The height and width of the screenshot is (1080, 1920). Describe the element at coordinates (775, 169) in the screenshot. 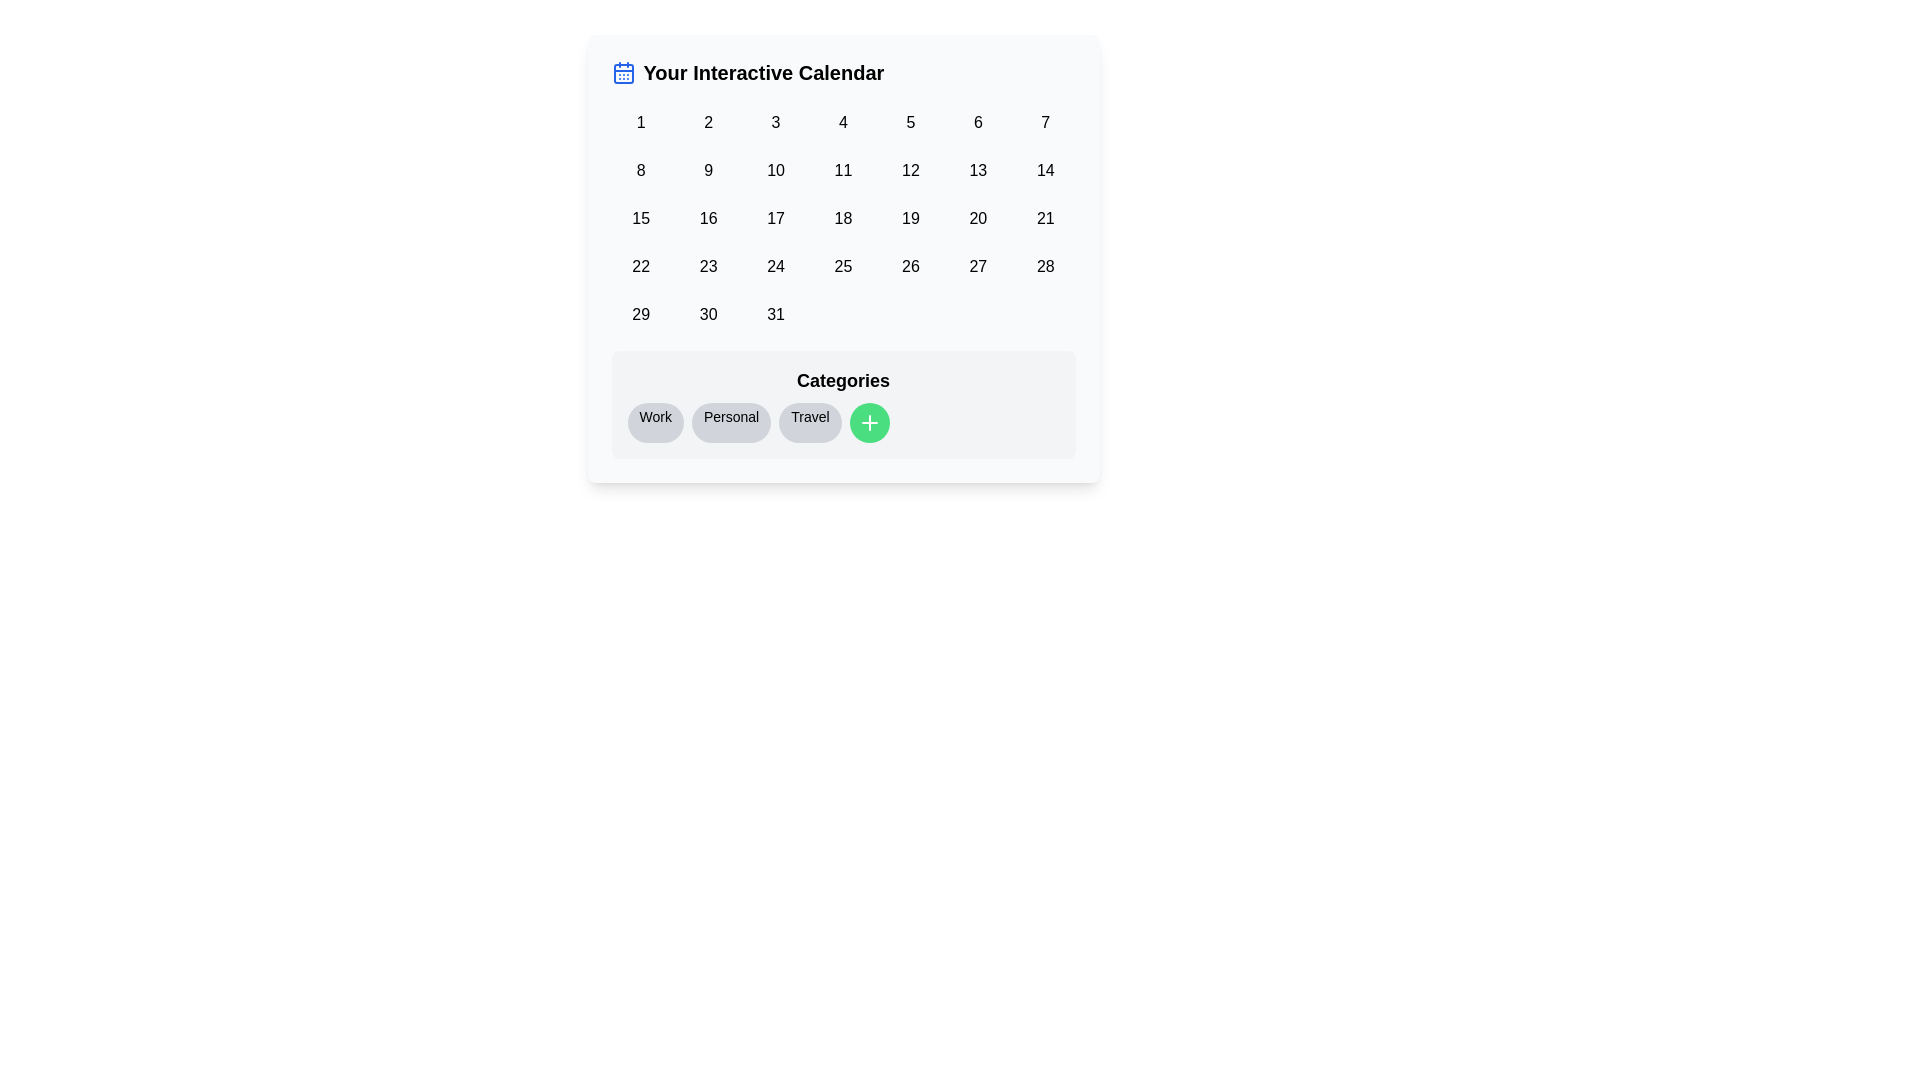

I see `the button for the day '10' in the interactive calendar to change its background color` at that location.